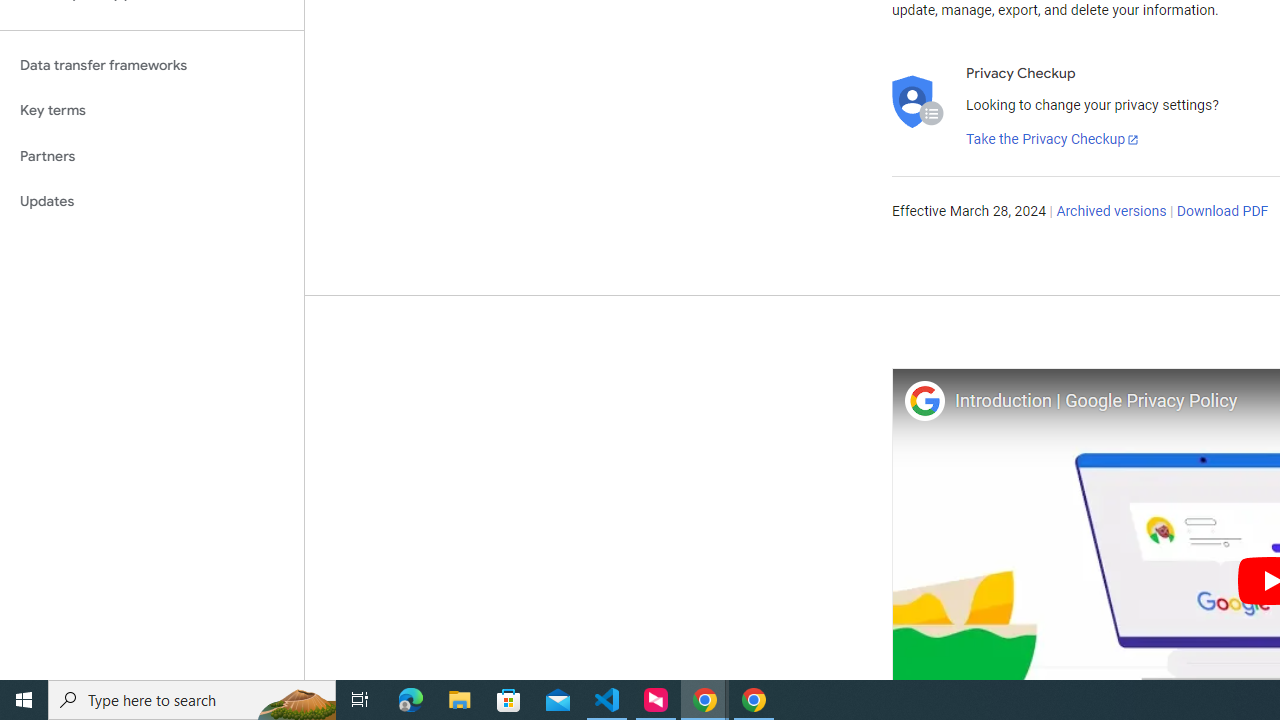  I want to click on 'Photo image of Google', so click(923, 400).